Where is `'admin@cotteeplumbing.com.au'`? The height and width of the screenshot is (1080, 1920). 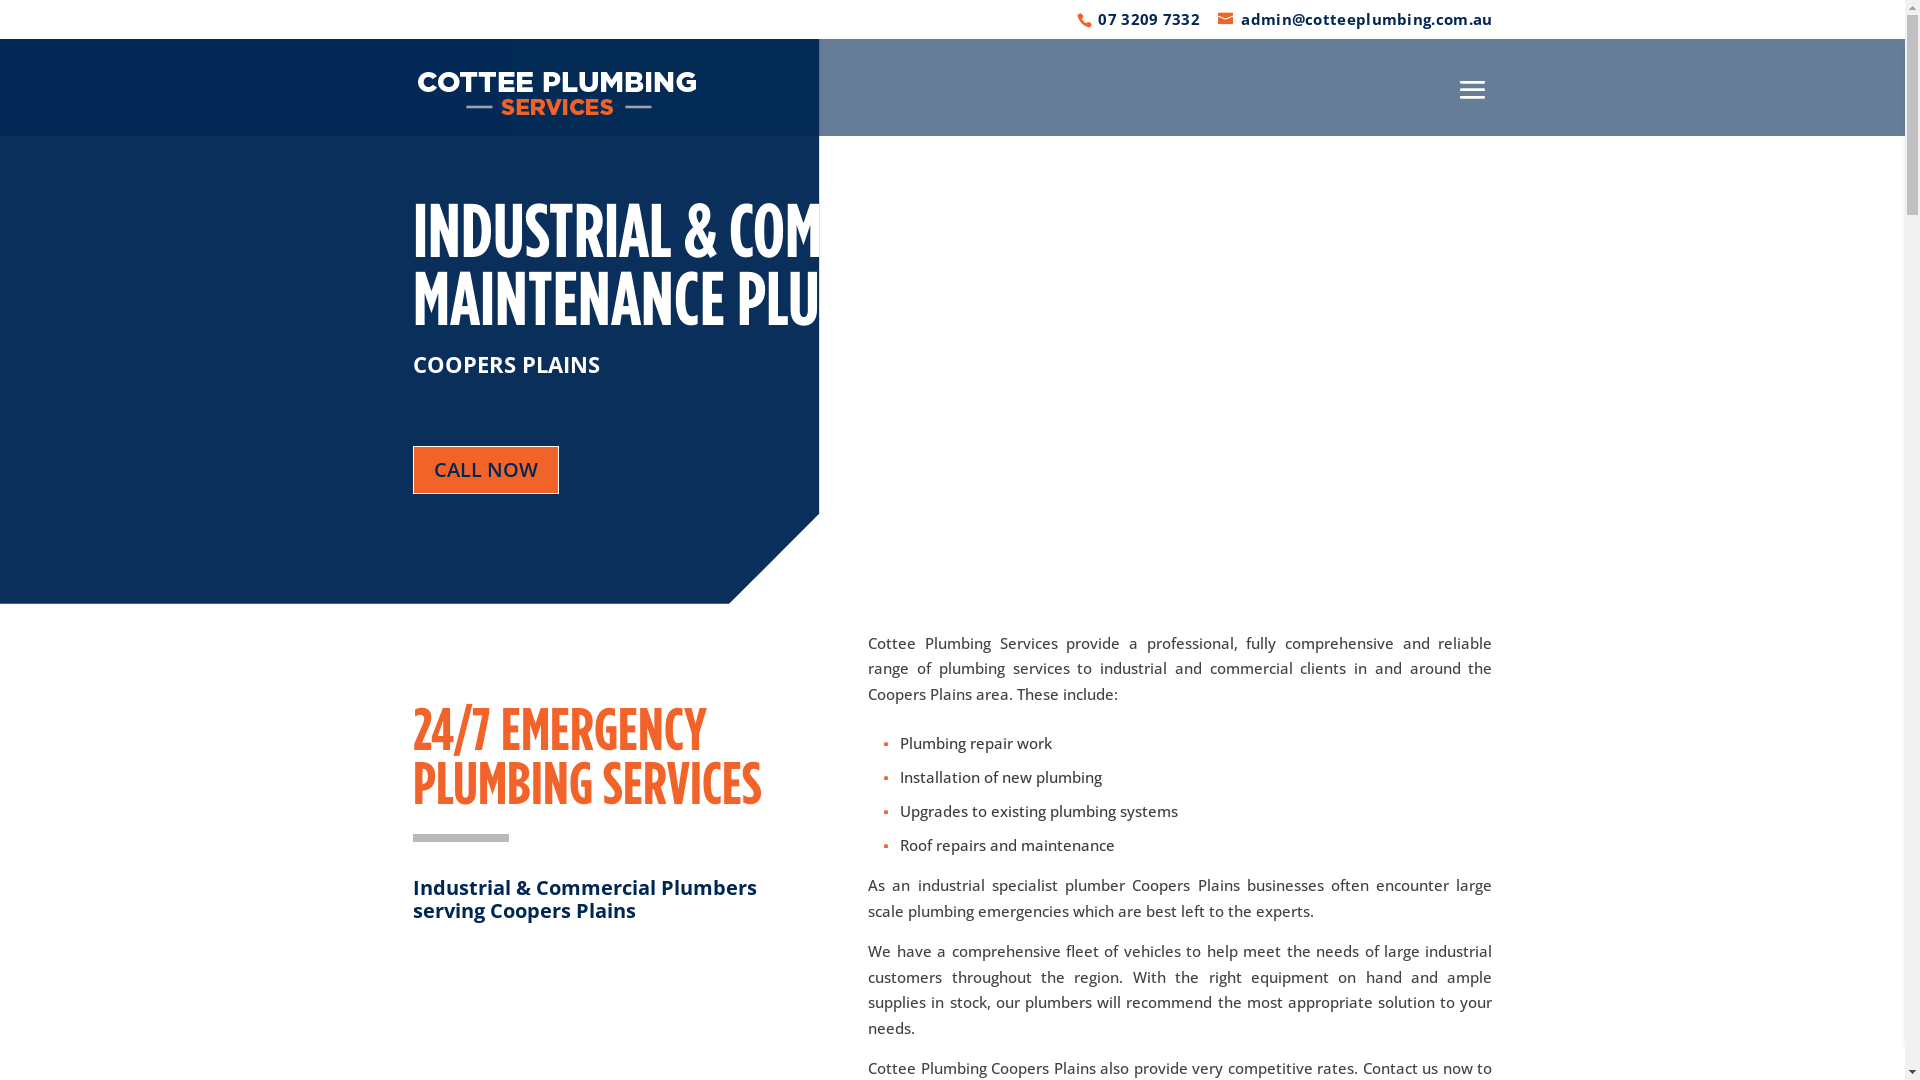 'admin@cotteeplumbing.com.au' is located at coordinates (1354, 19).